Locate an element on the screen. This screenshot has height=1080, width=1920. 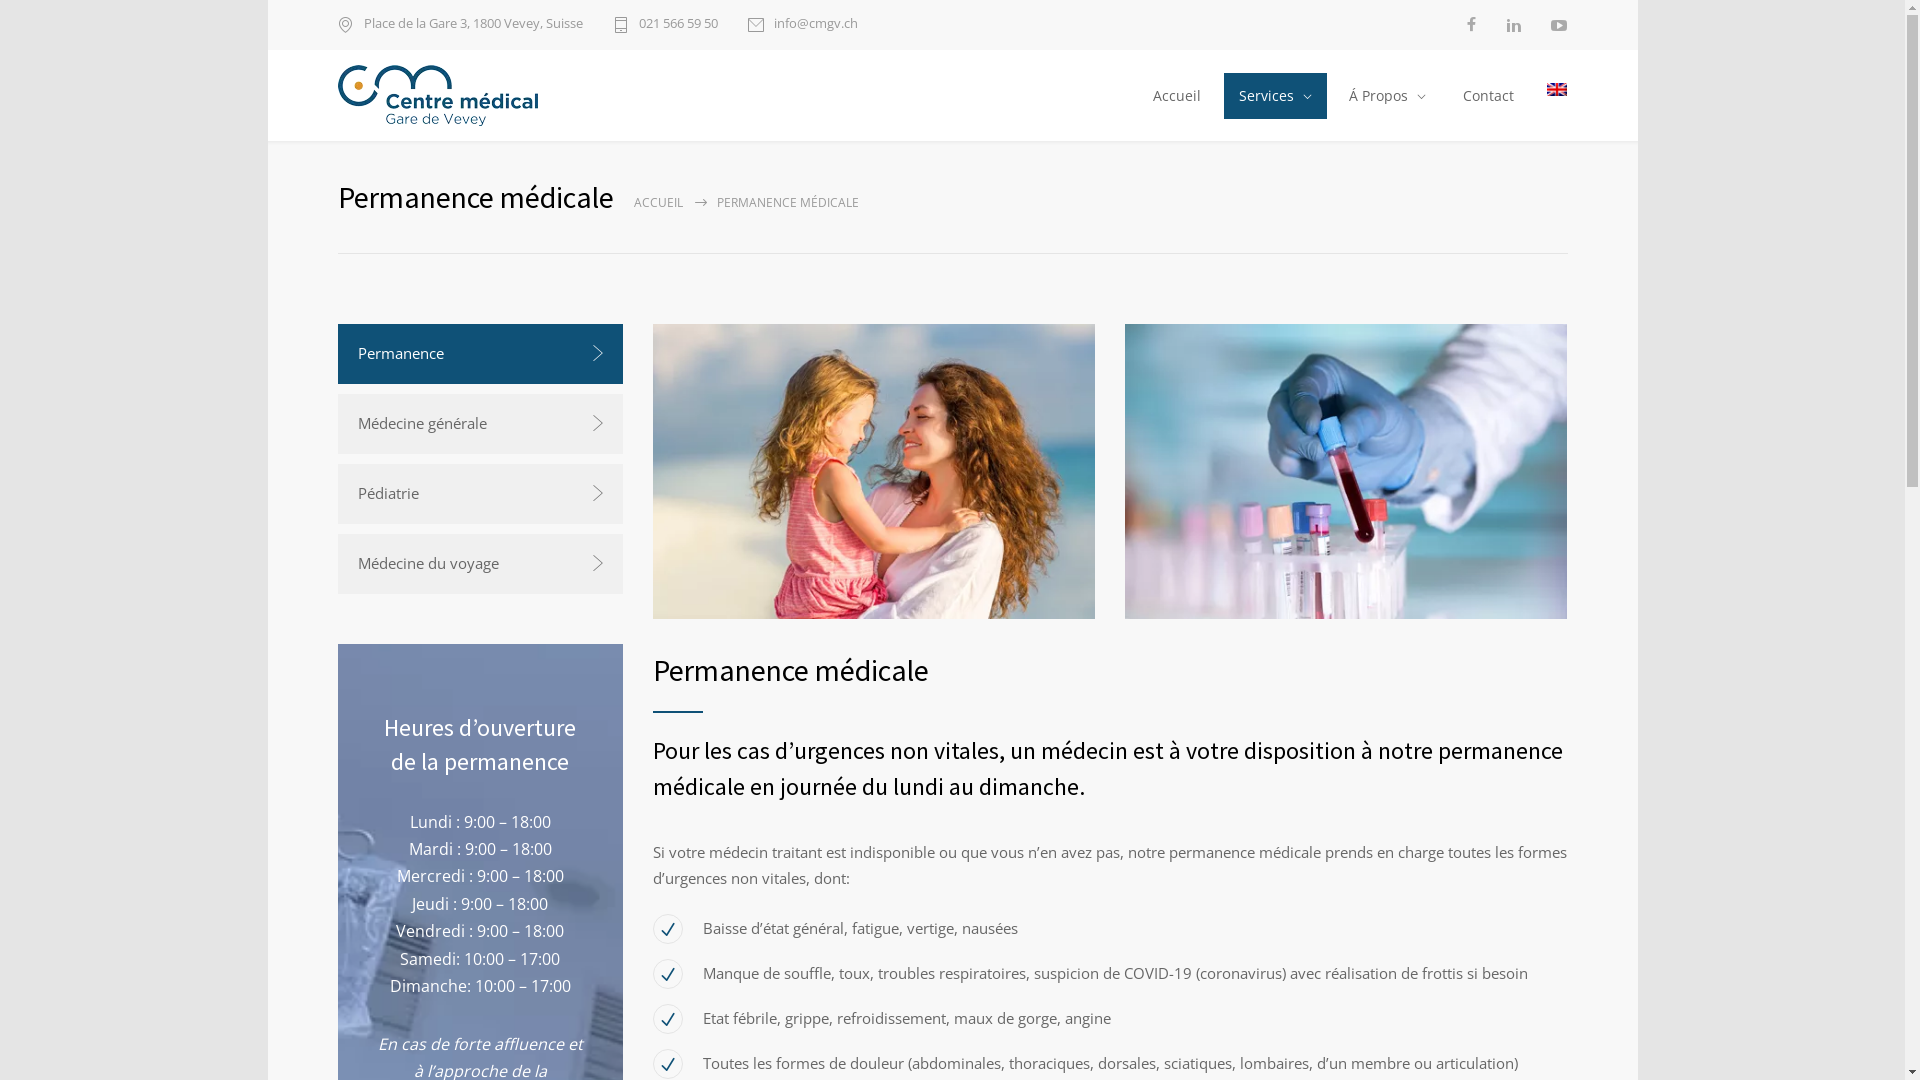
'Accueil' is located at coordinates (1136, 96).